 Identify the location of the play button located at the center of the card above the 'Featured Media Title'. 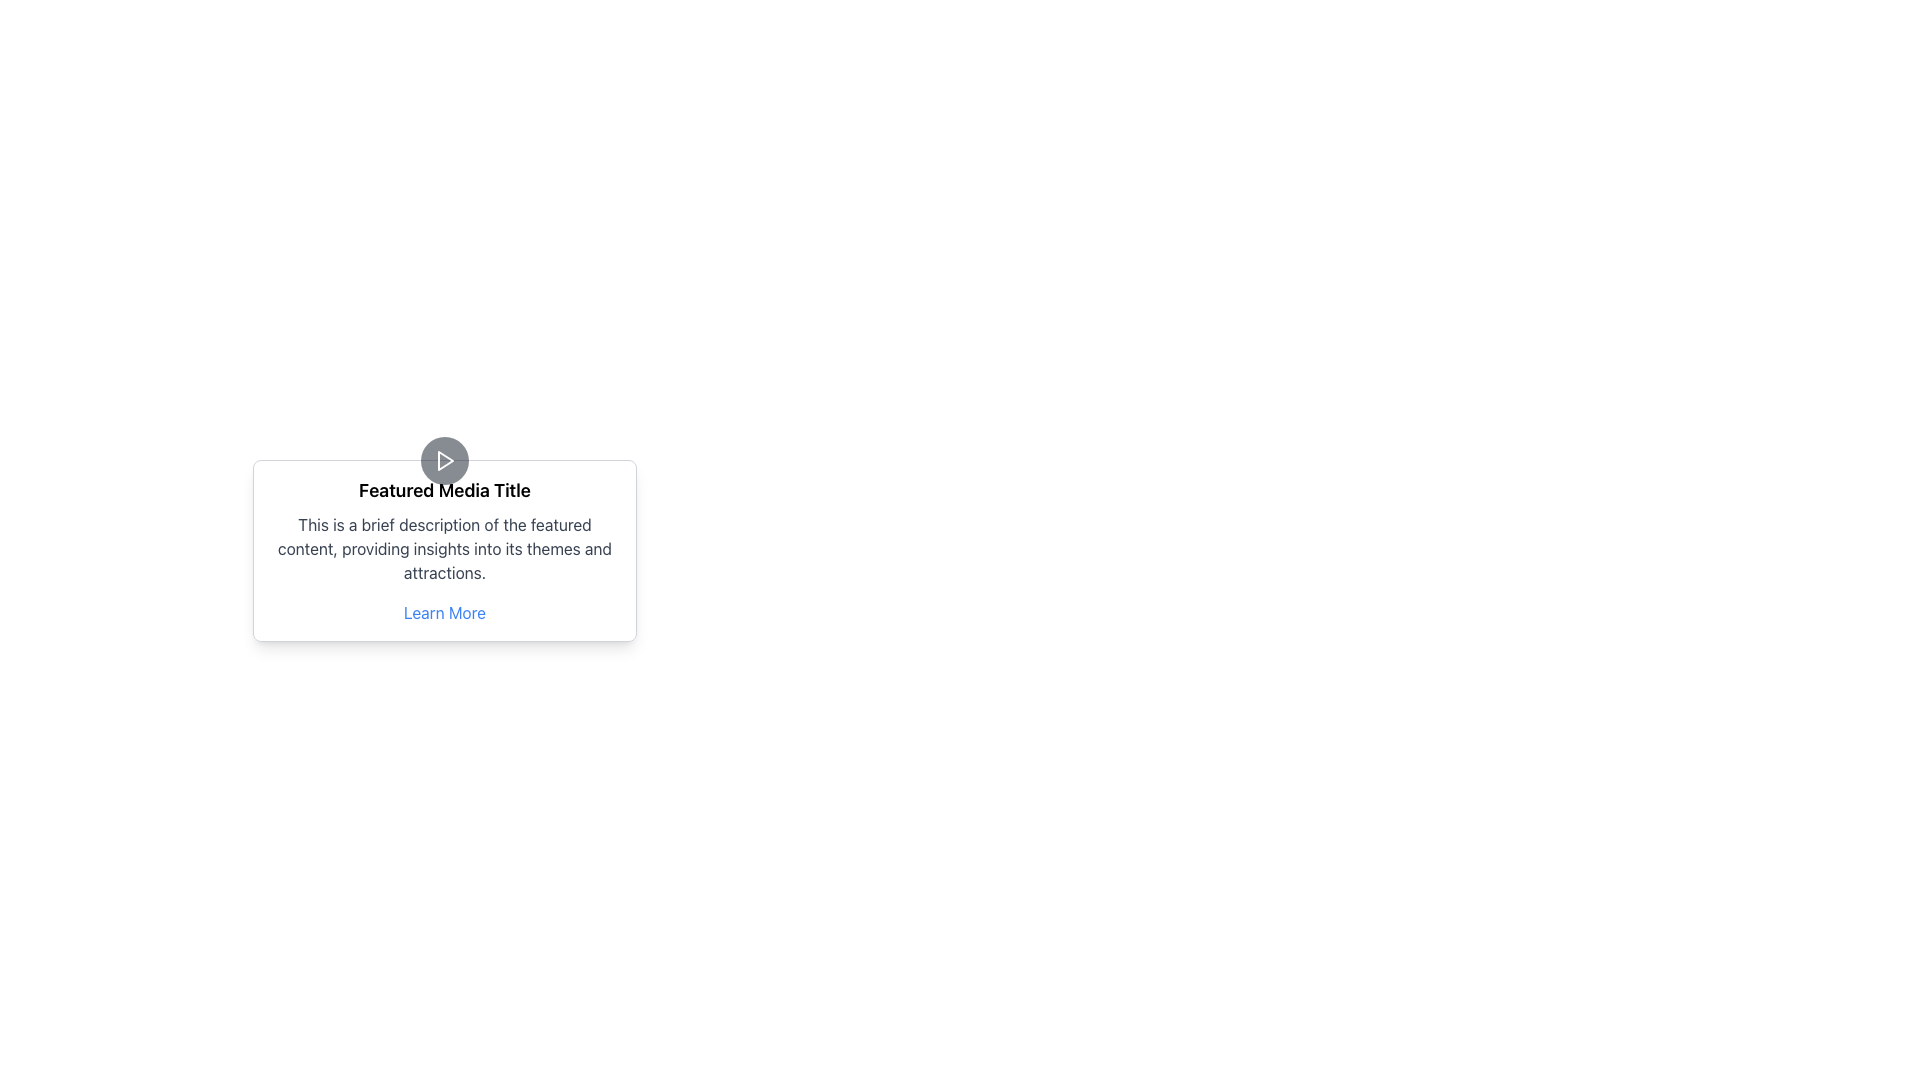
(444, 461).